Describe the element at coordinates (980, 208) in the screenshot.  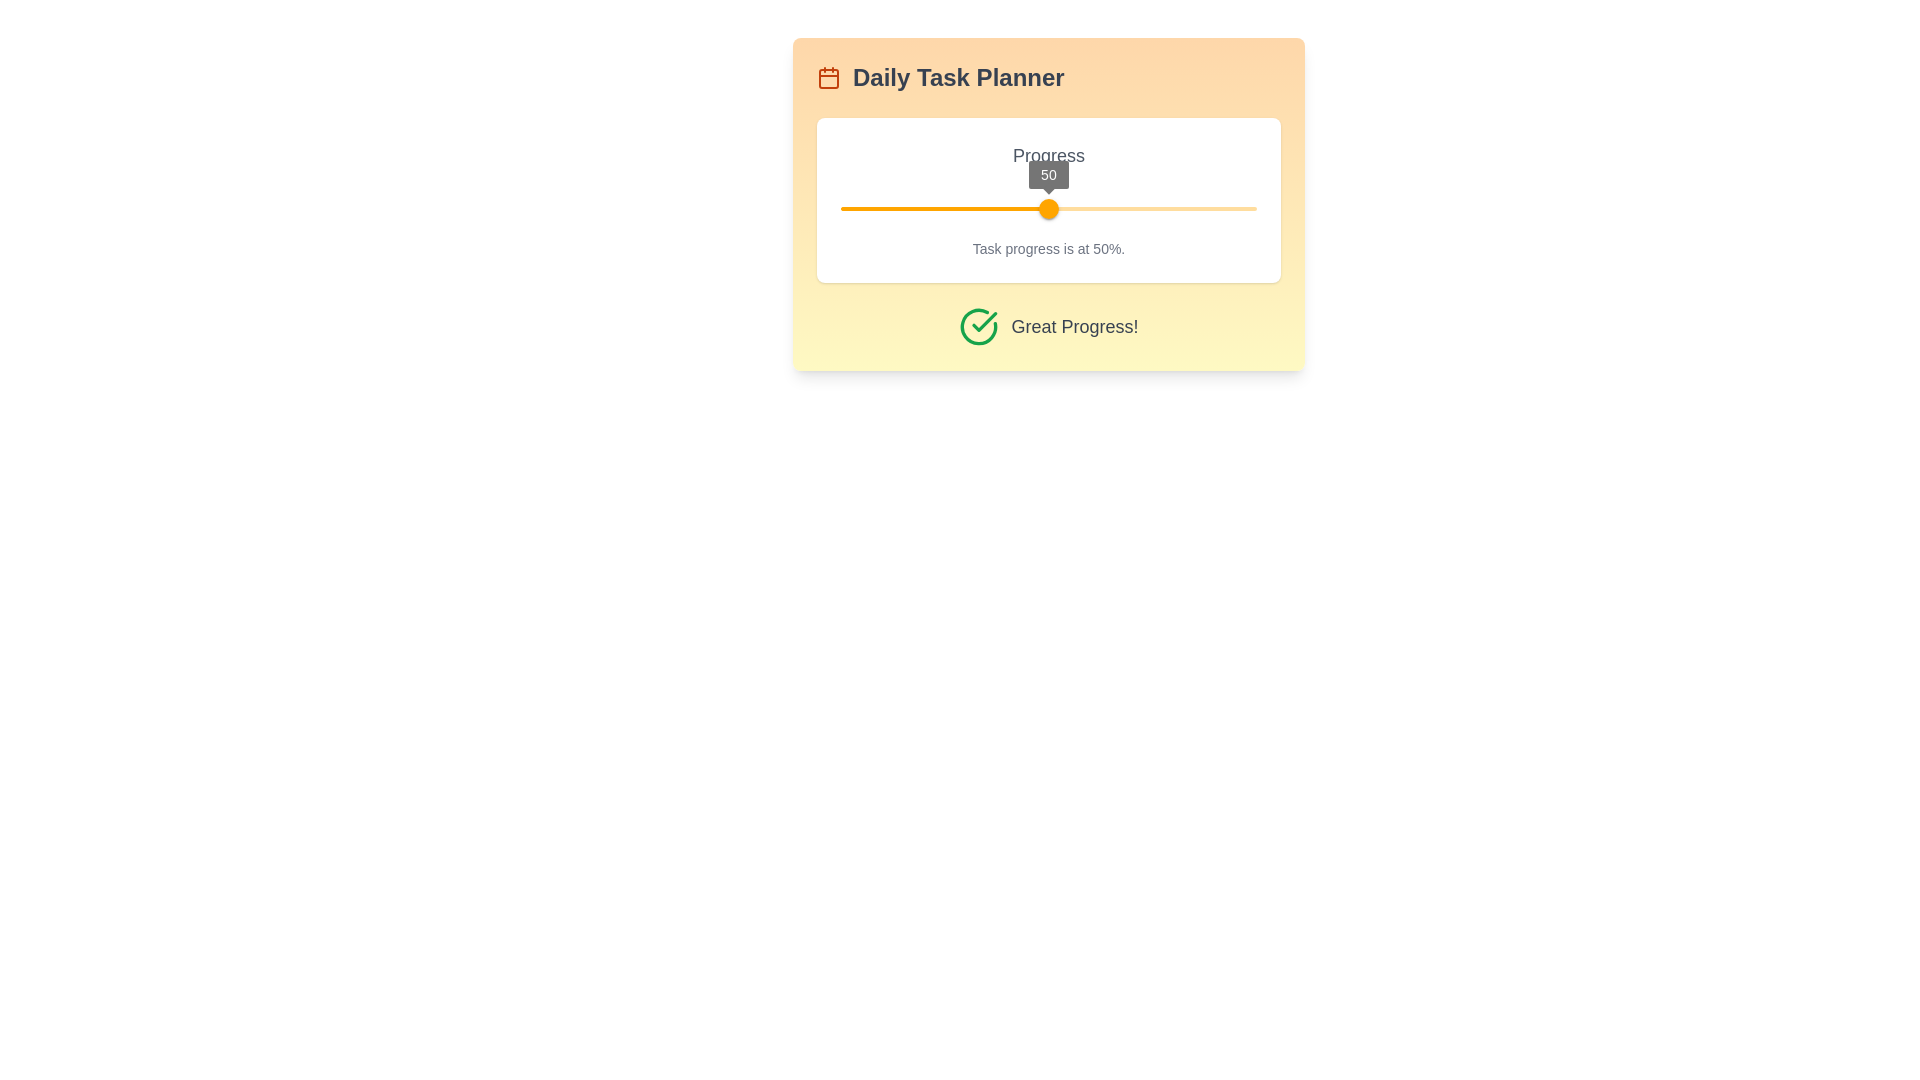
I see `the progress value` at that location.